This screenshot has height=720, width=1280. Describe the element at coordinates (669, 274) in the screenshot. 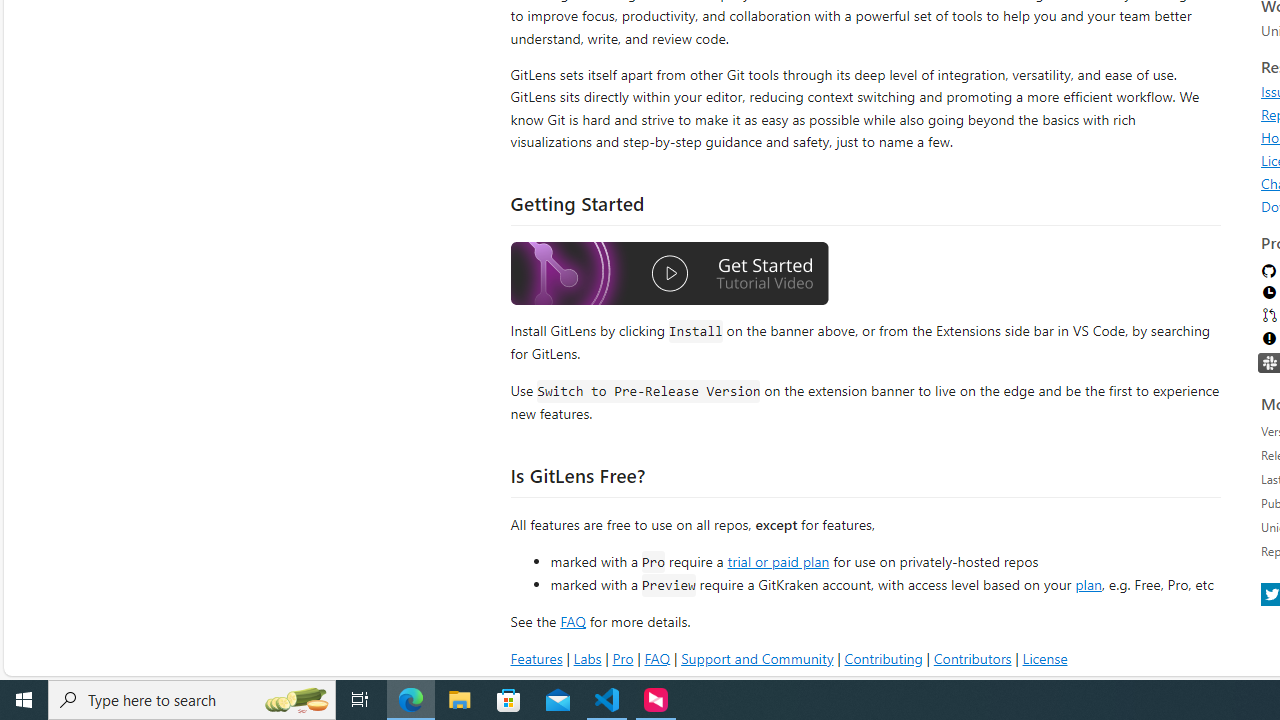

I see `'Watch the GitLens Getting Started video'` at that location.